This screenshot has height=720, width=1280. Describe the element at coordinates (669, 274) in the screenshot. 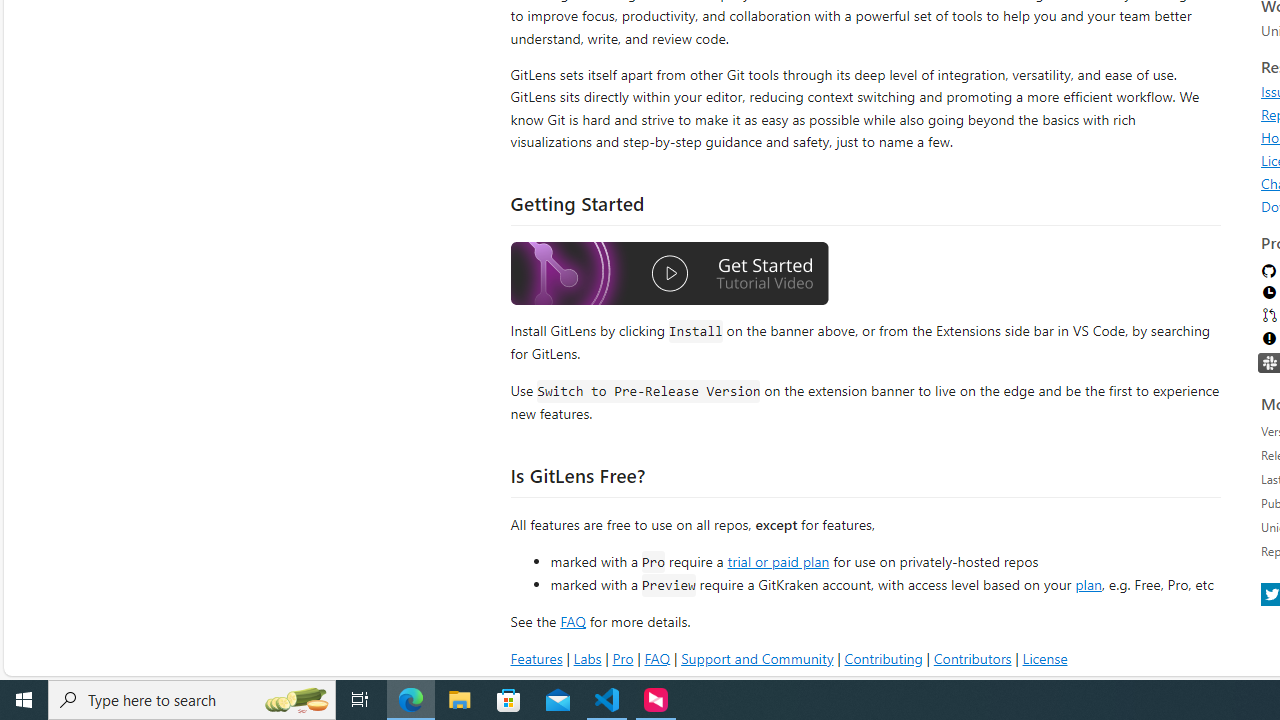

I see `'Watch the GitLens Getting Started video'` at that location.